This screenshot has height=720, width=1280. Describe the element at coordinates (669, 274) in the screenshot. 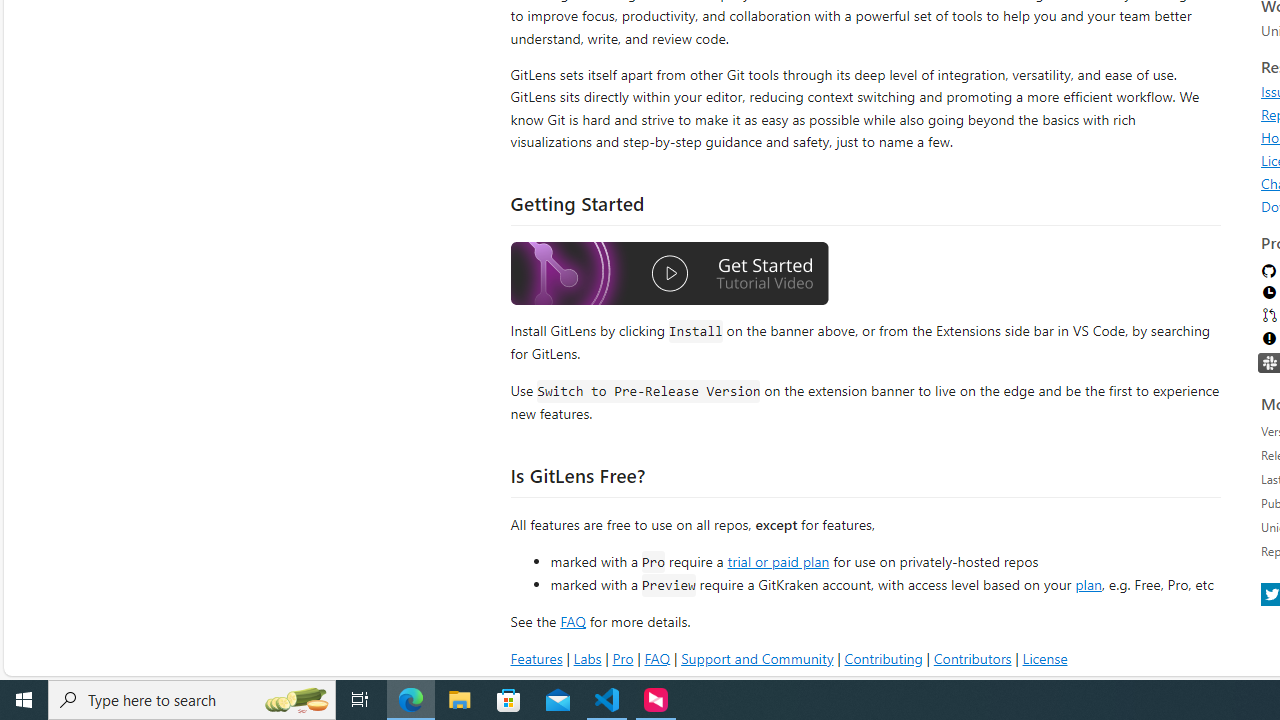

I see `'Watch the GitLens Getting Started video'` at that location.